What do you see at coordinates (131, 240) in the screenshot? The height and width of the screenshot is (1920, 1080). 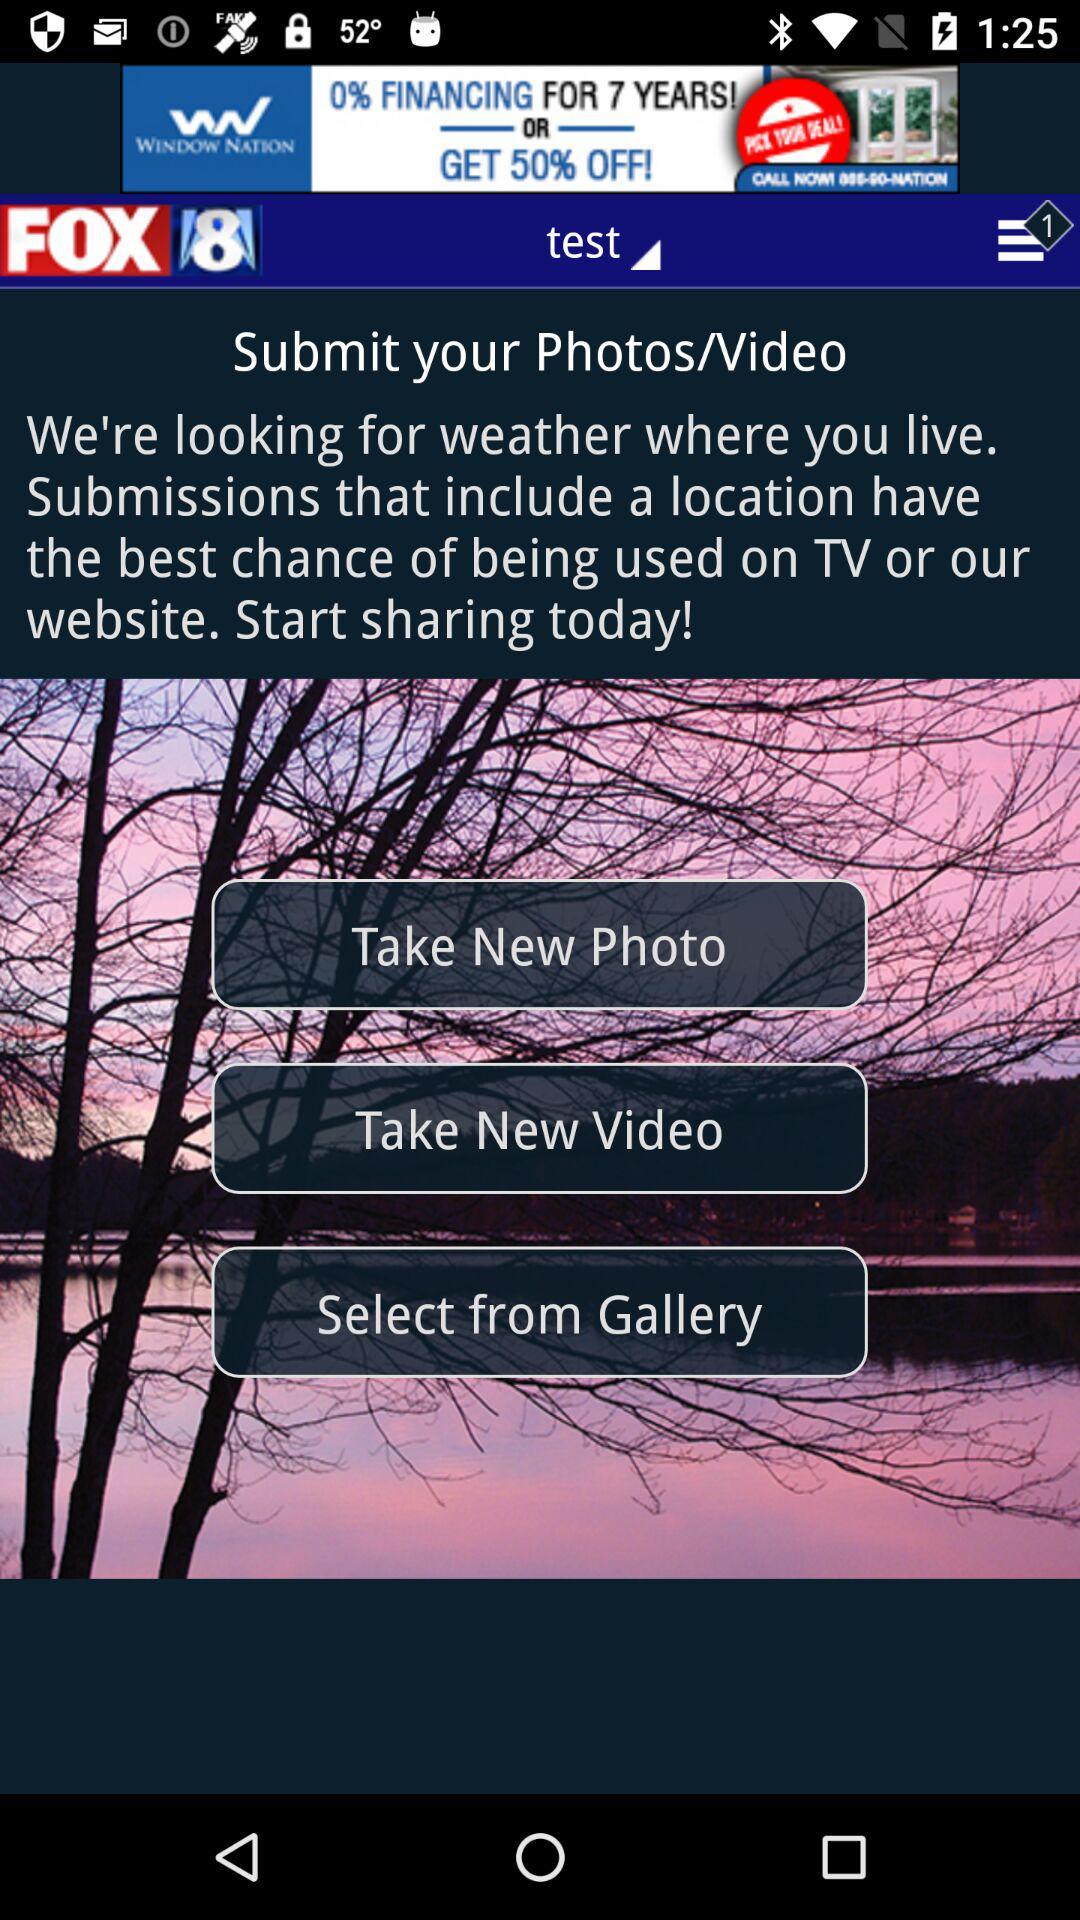 I see `the sliders icon` at bounding box center [131, 240].